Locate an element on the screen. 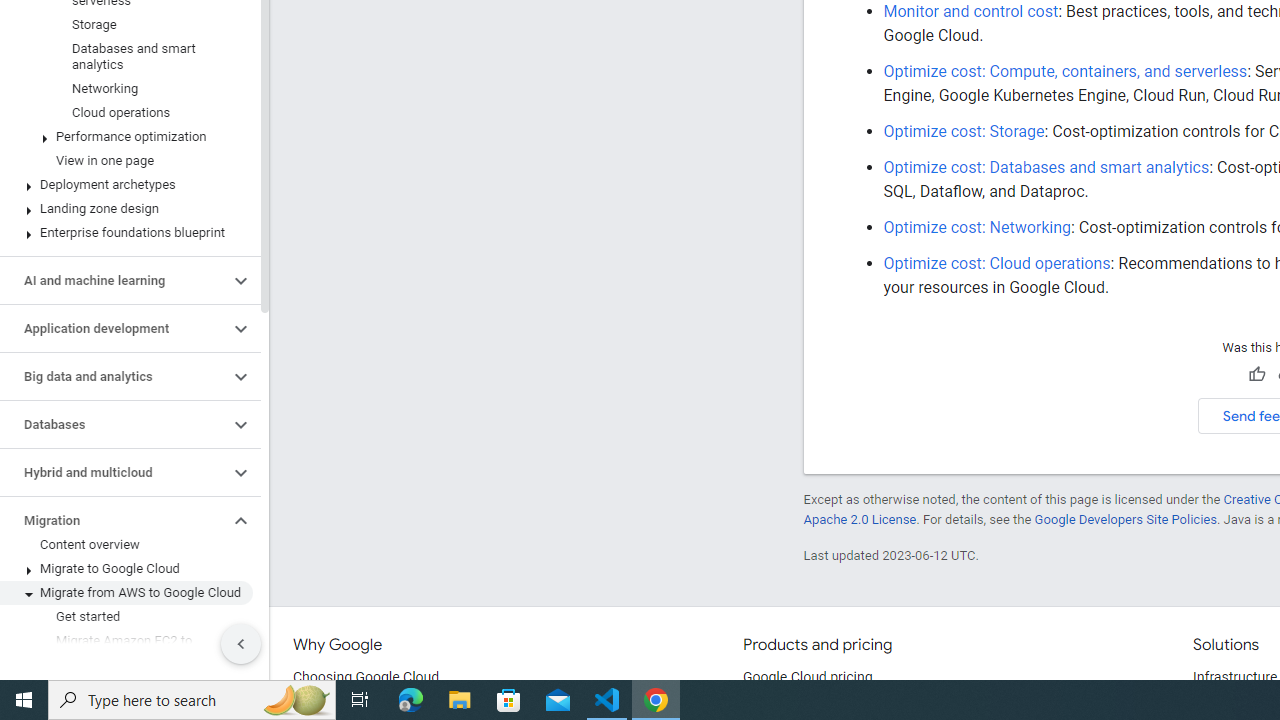 The height and width of the screenshot is (720, 1280). 'Optimize cost: Compute, containers, and serverless' is located at coordinates (1064, 70).